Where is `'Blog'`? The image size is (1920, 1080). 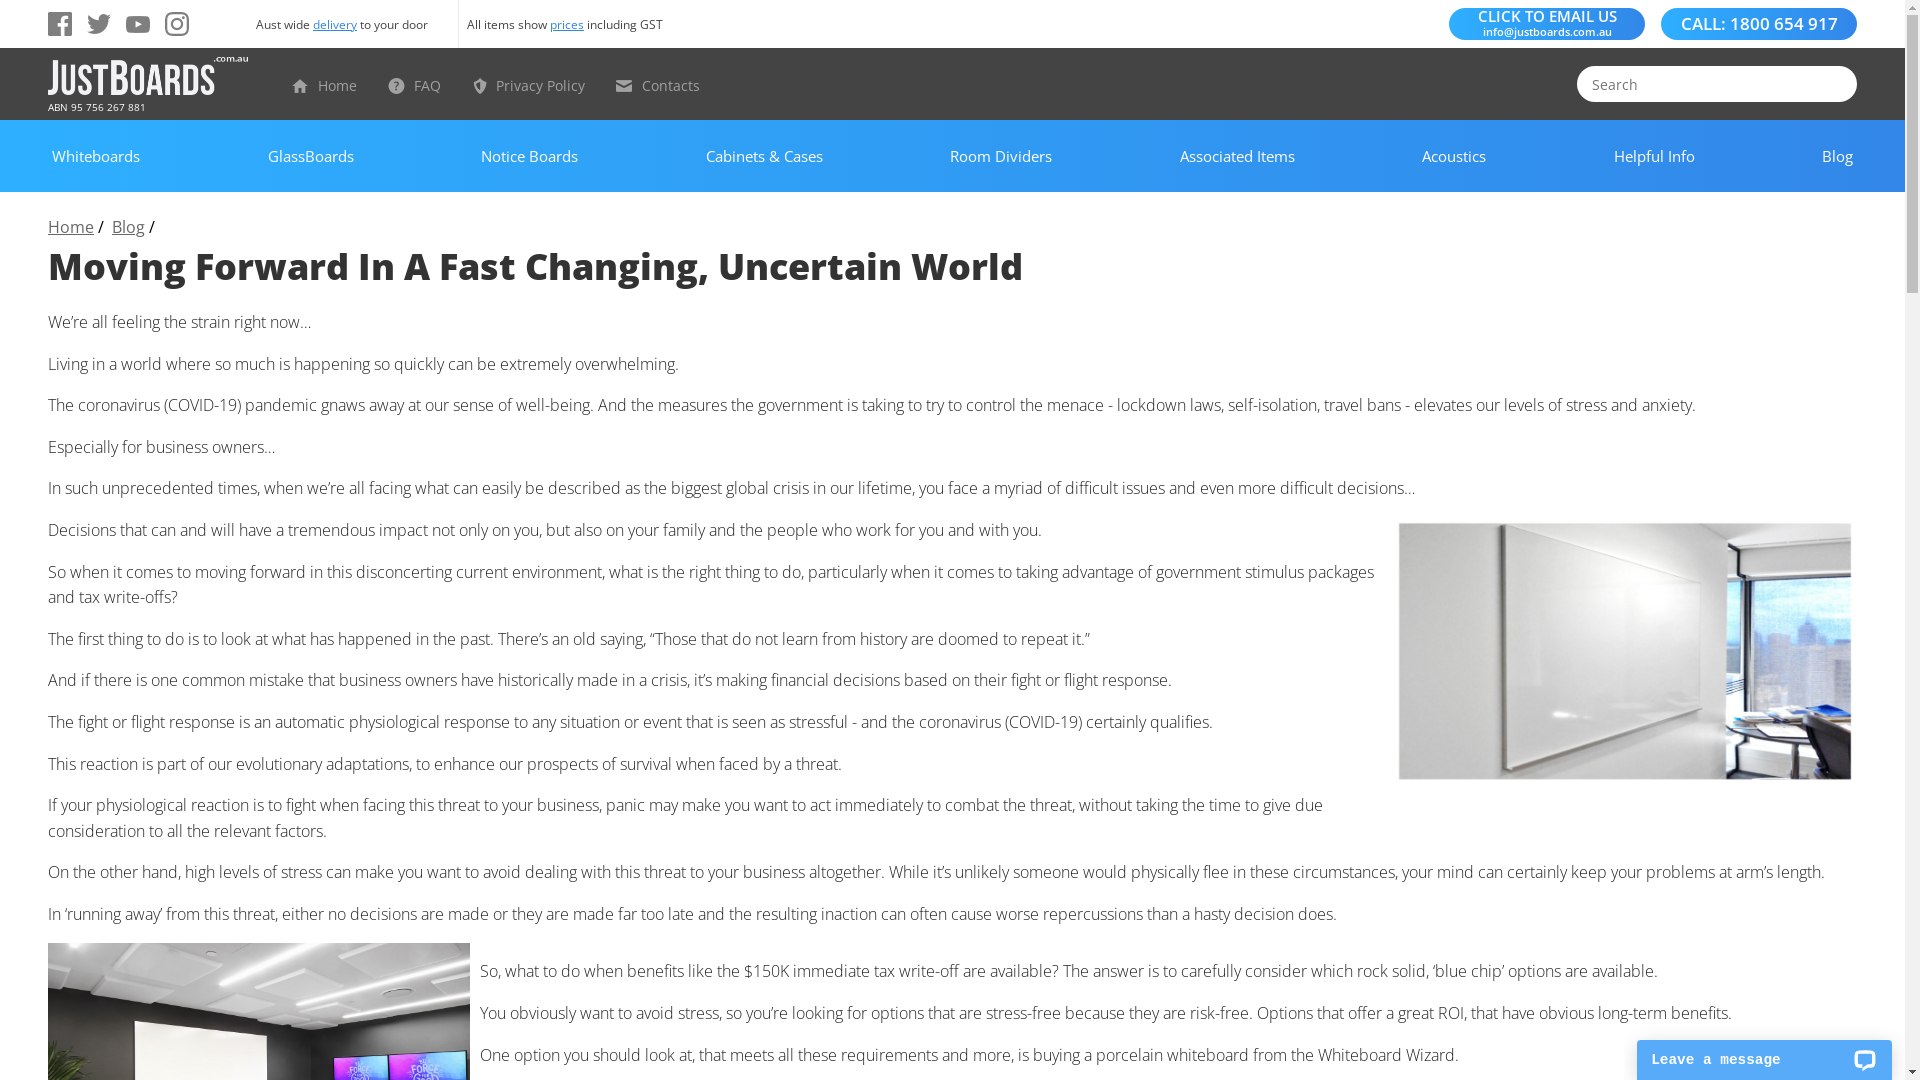 'Blog' is located at coordinates (110, 226).